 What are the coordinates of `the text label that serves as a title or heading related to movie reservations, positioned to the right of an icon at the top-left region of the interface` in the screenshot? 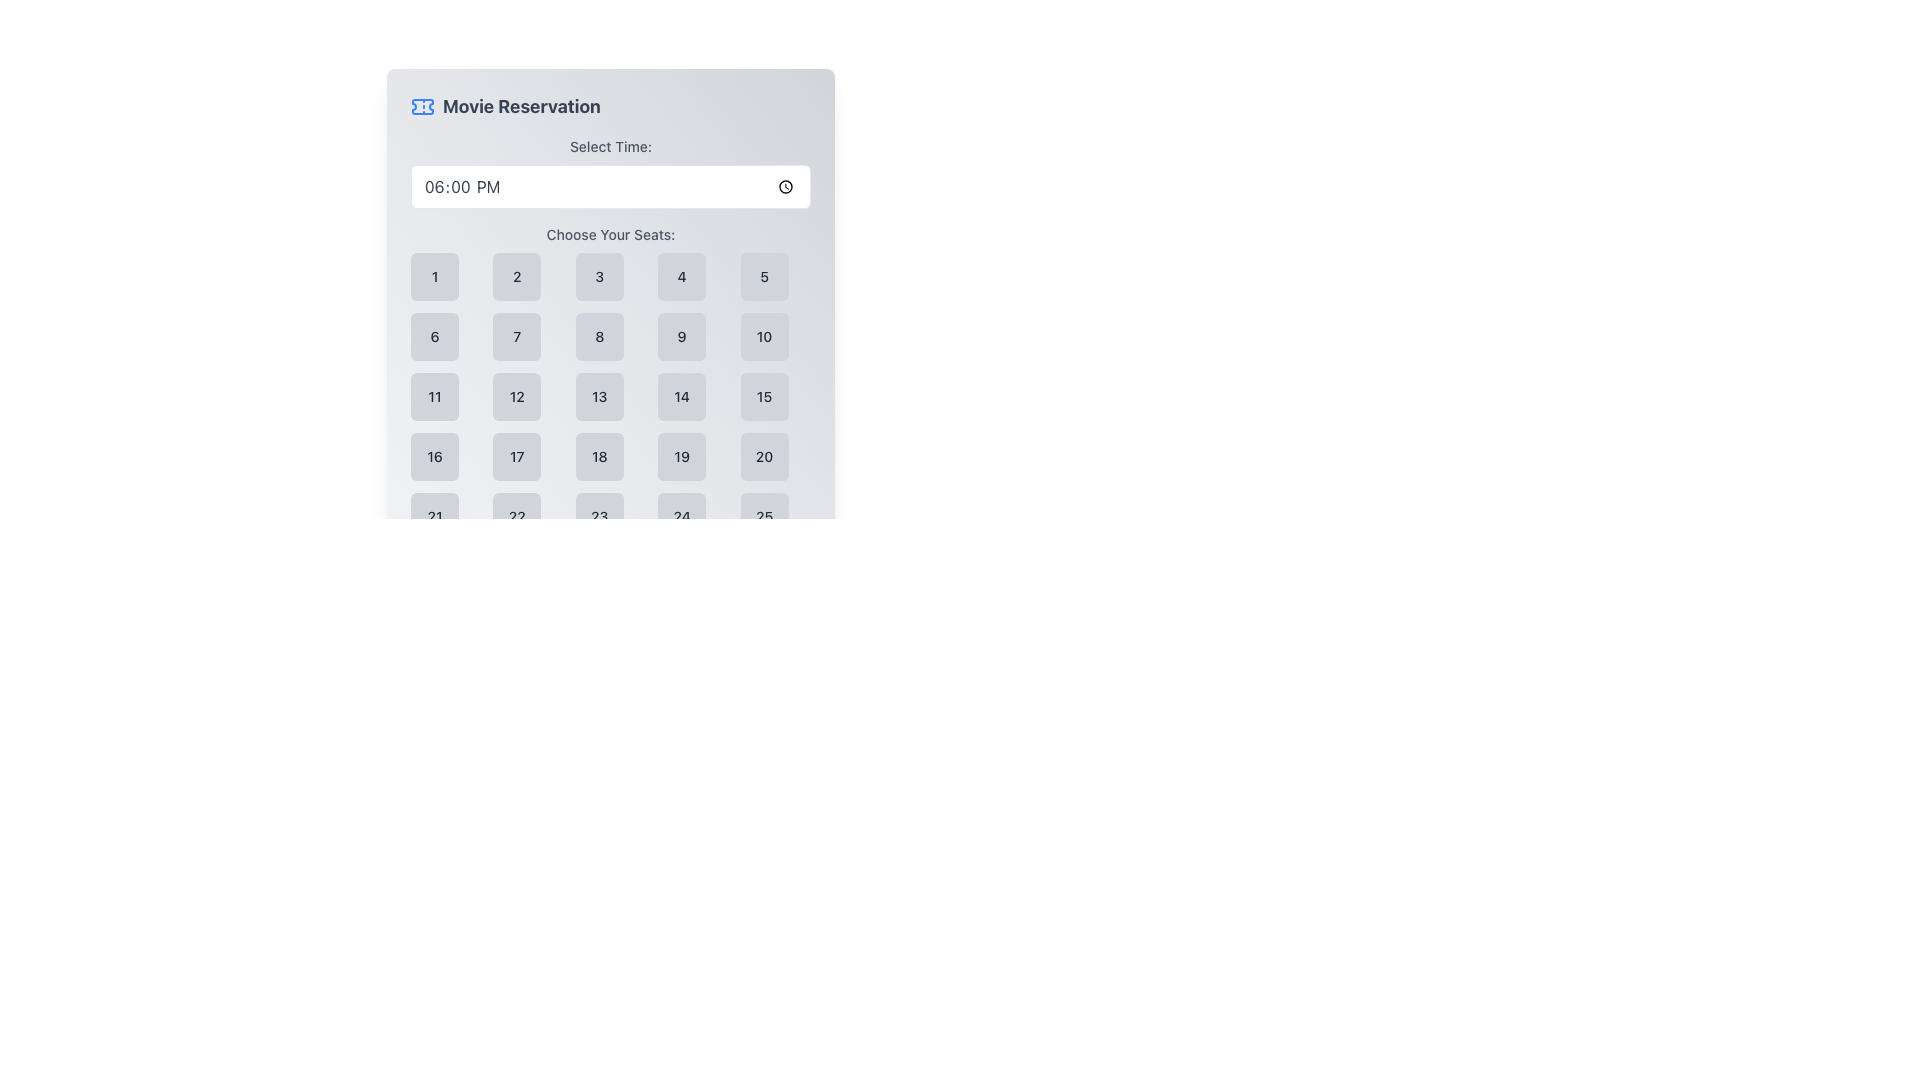 It's located at (521, 107).